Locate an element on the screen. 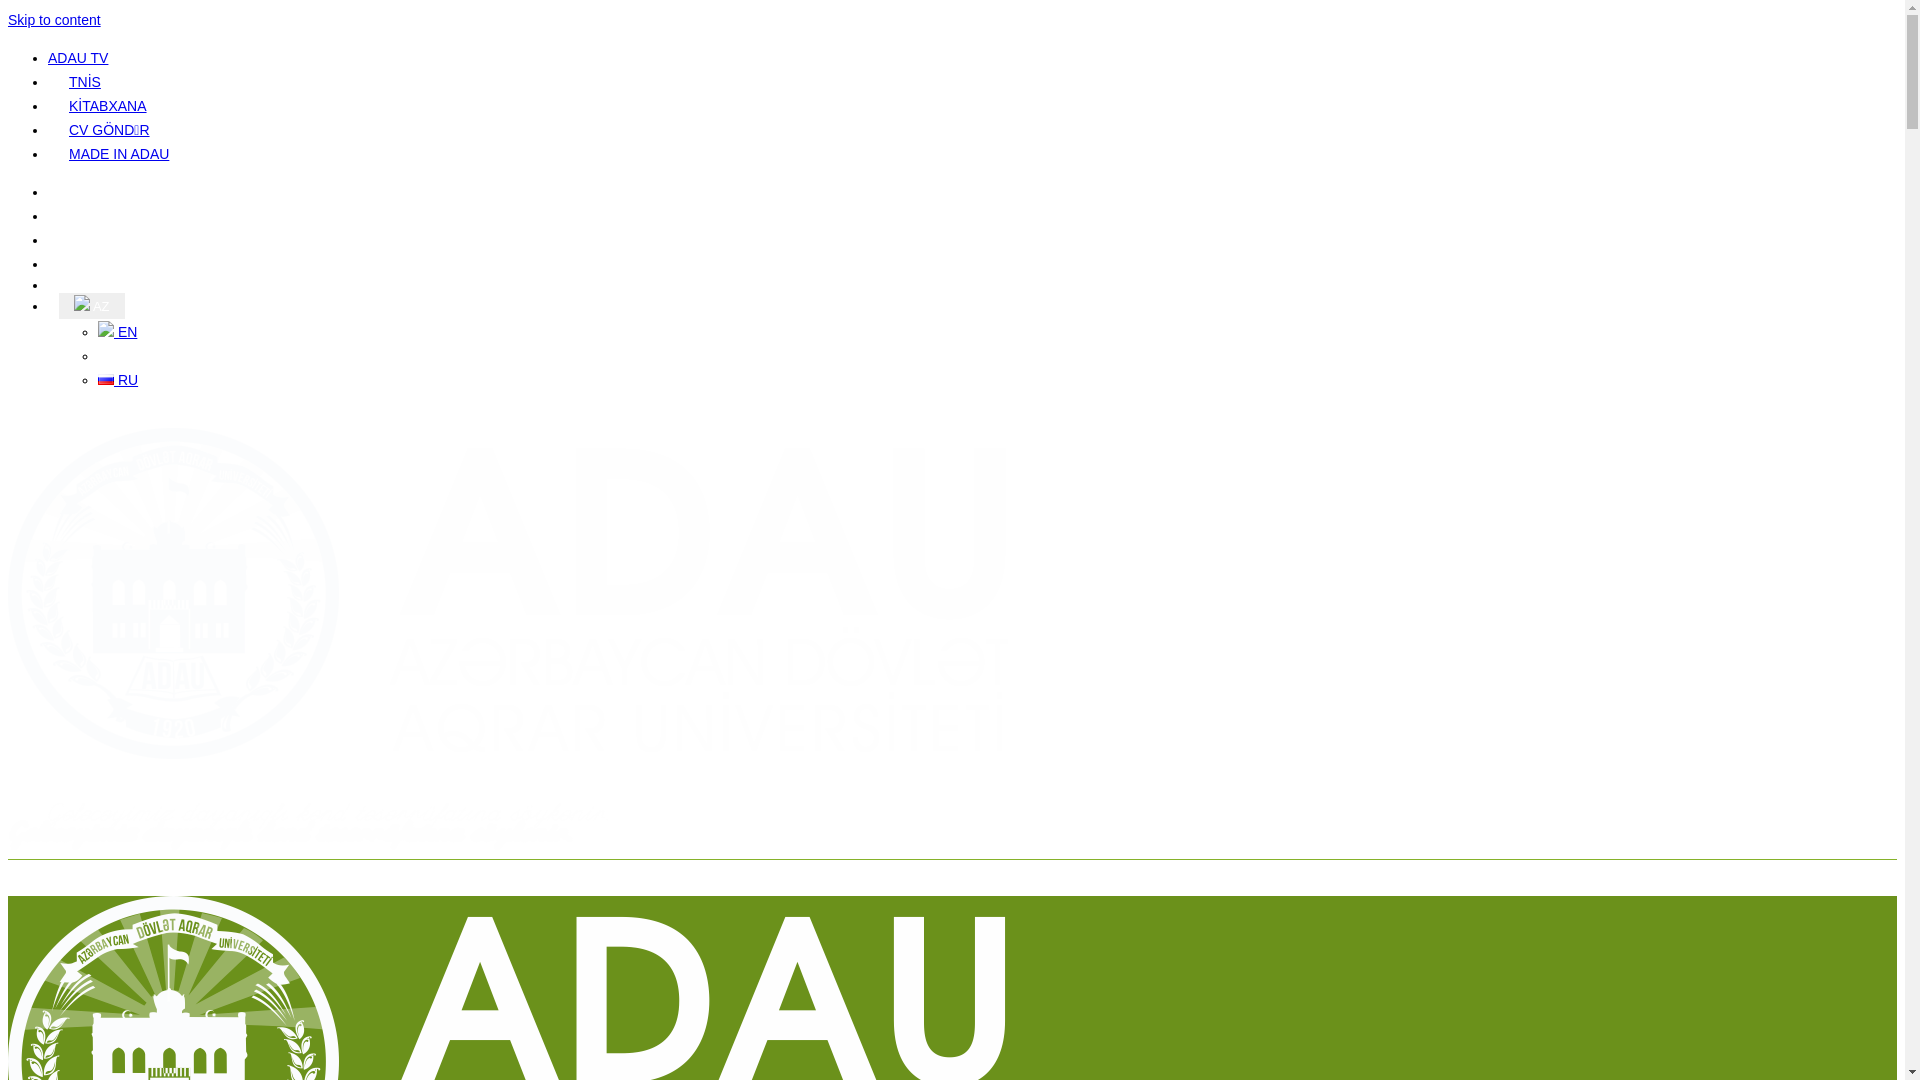 The image size is (1920, 1080). 'AZ' is located at coordinates (90, 305).